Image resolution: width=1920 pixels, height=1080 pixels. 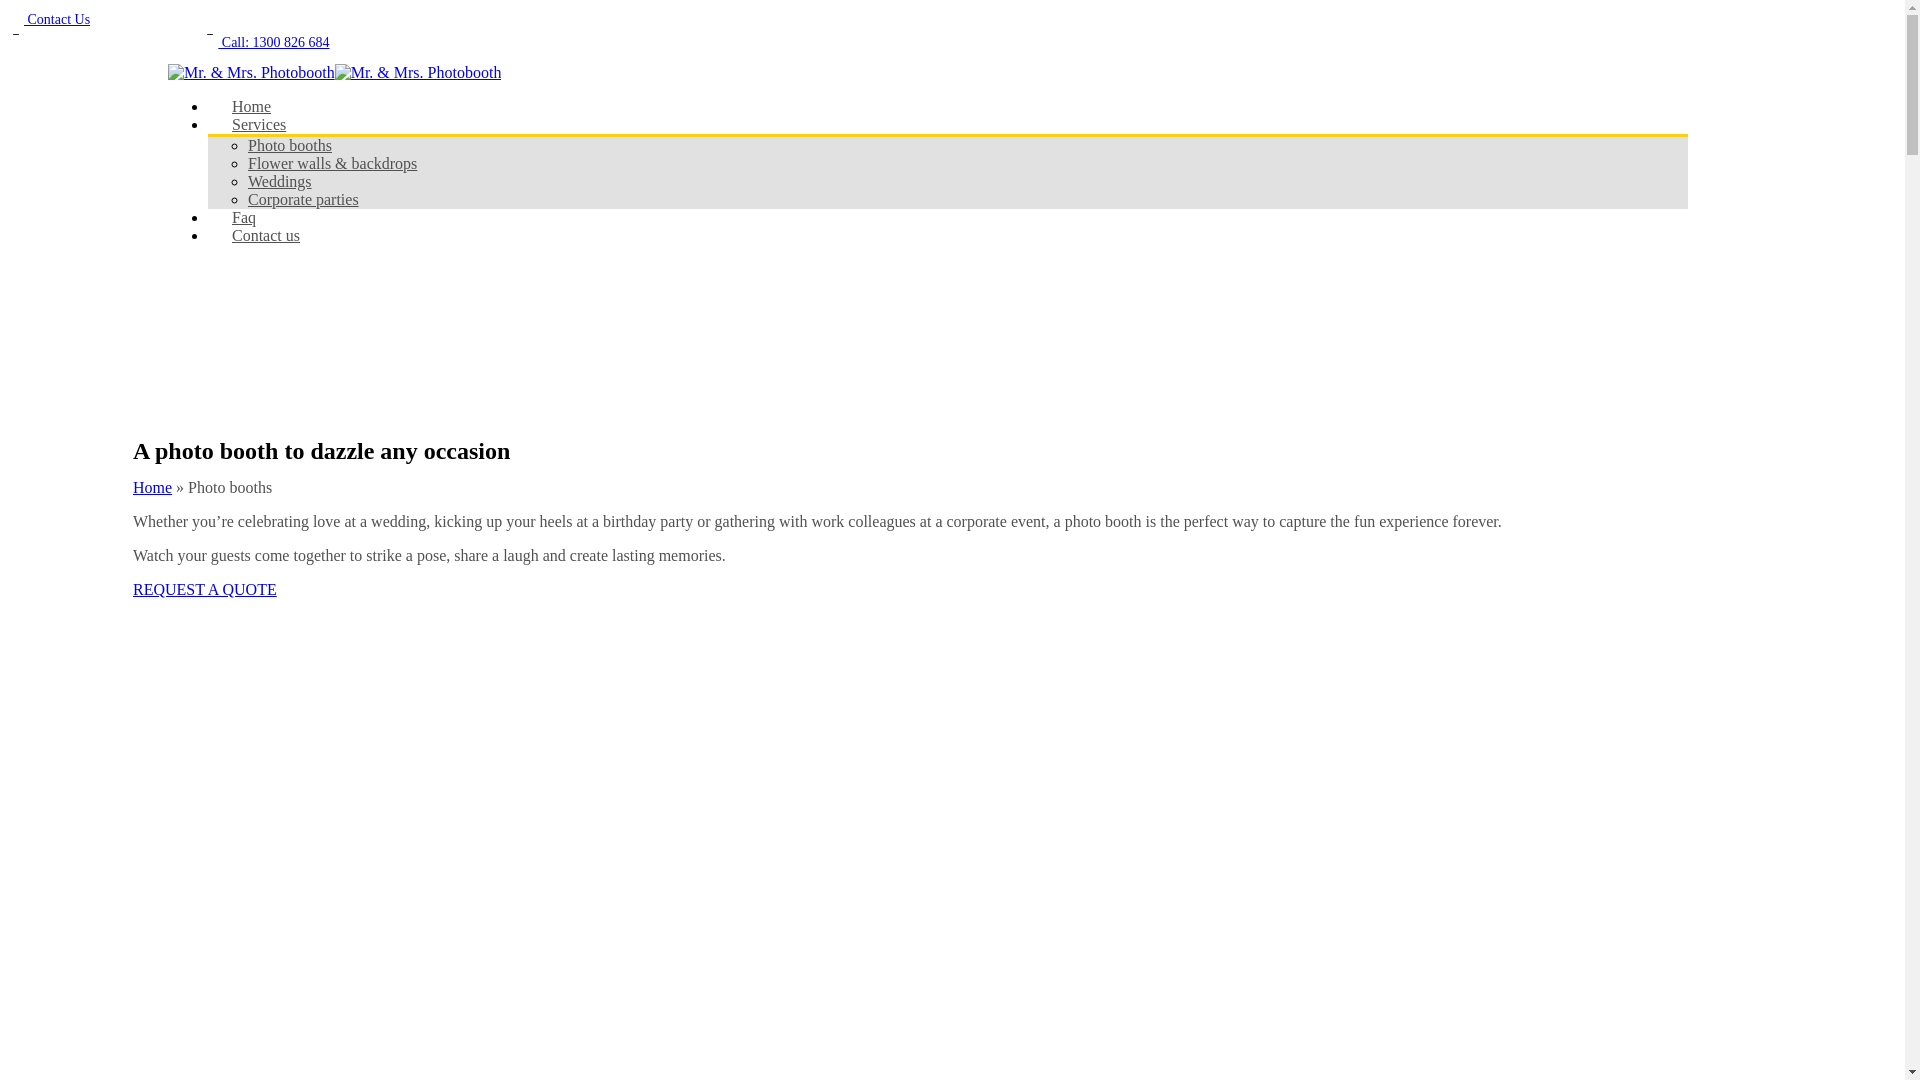 I want to click on 'Contact Us', so click(x=48, y=19).